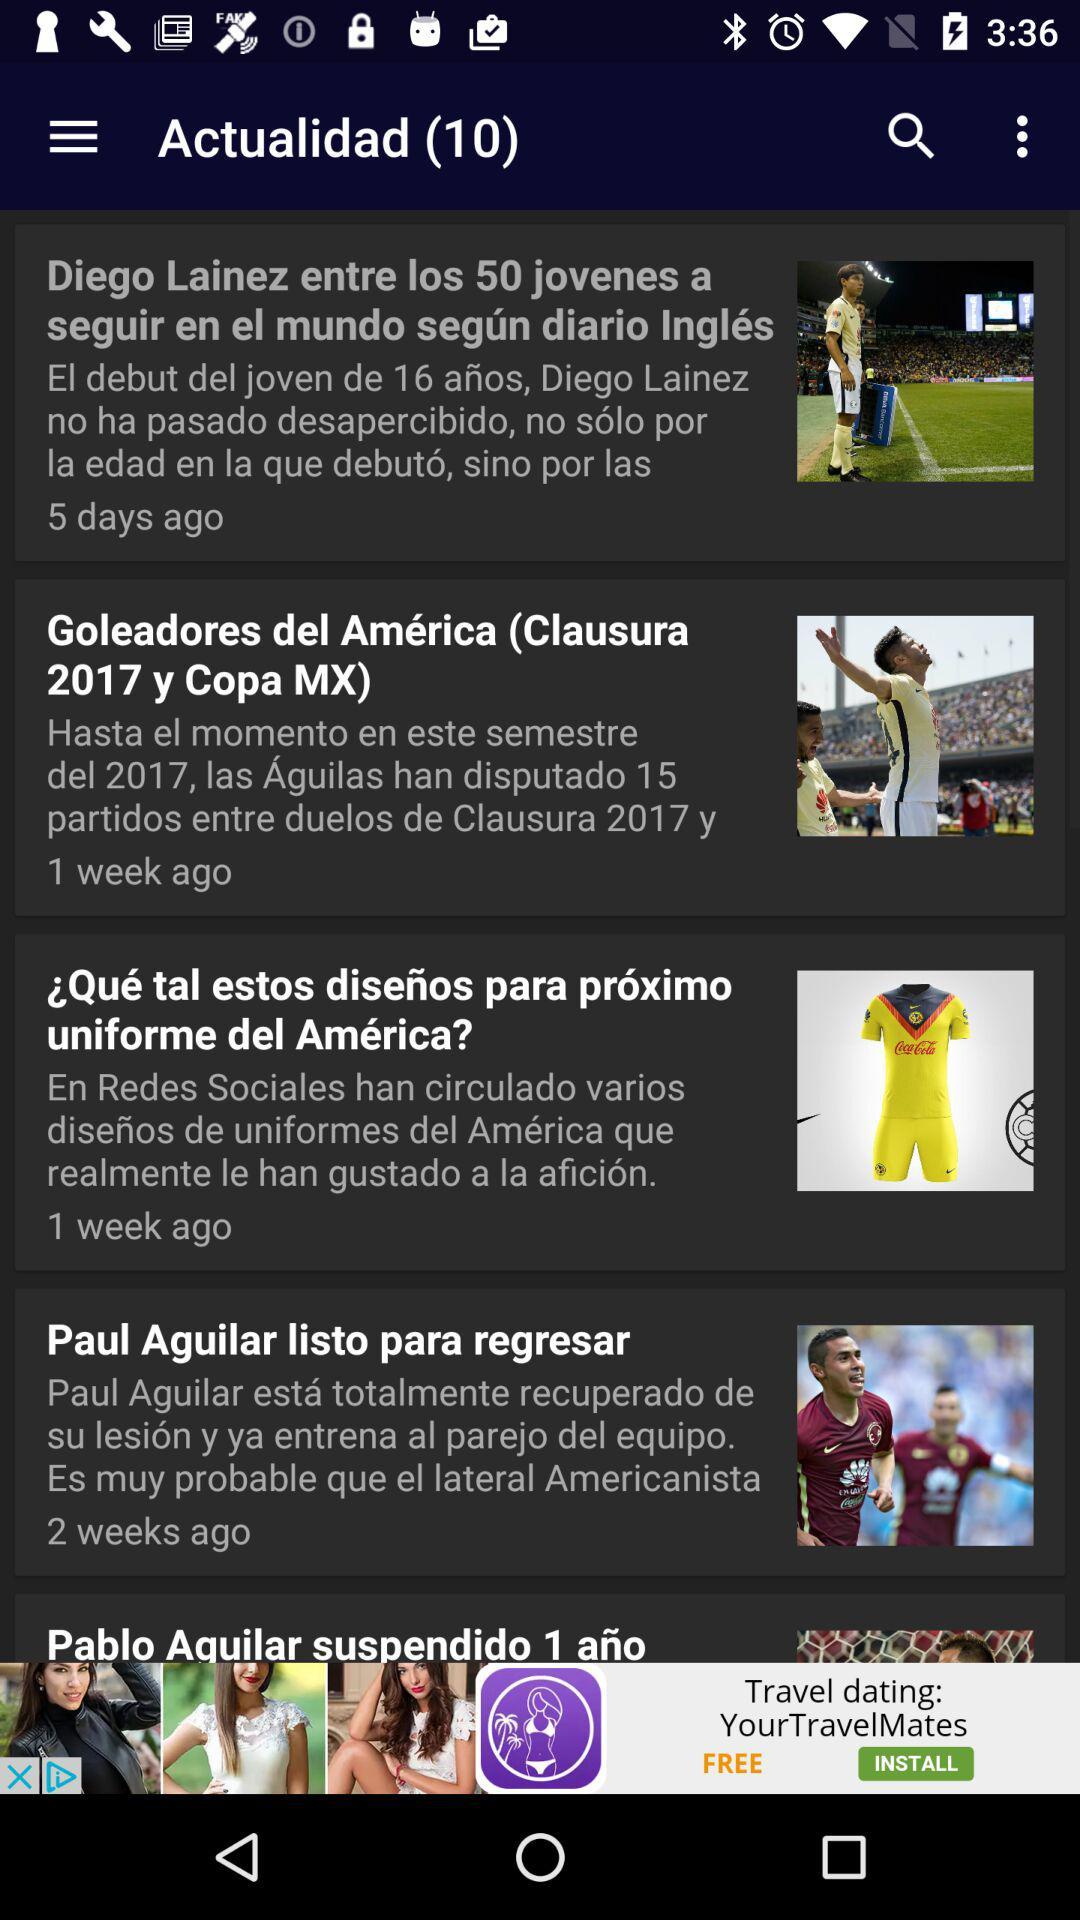  I want to click on the second image of the page, so click(915, 718).